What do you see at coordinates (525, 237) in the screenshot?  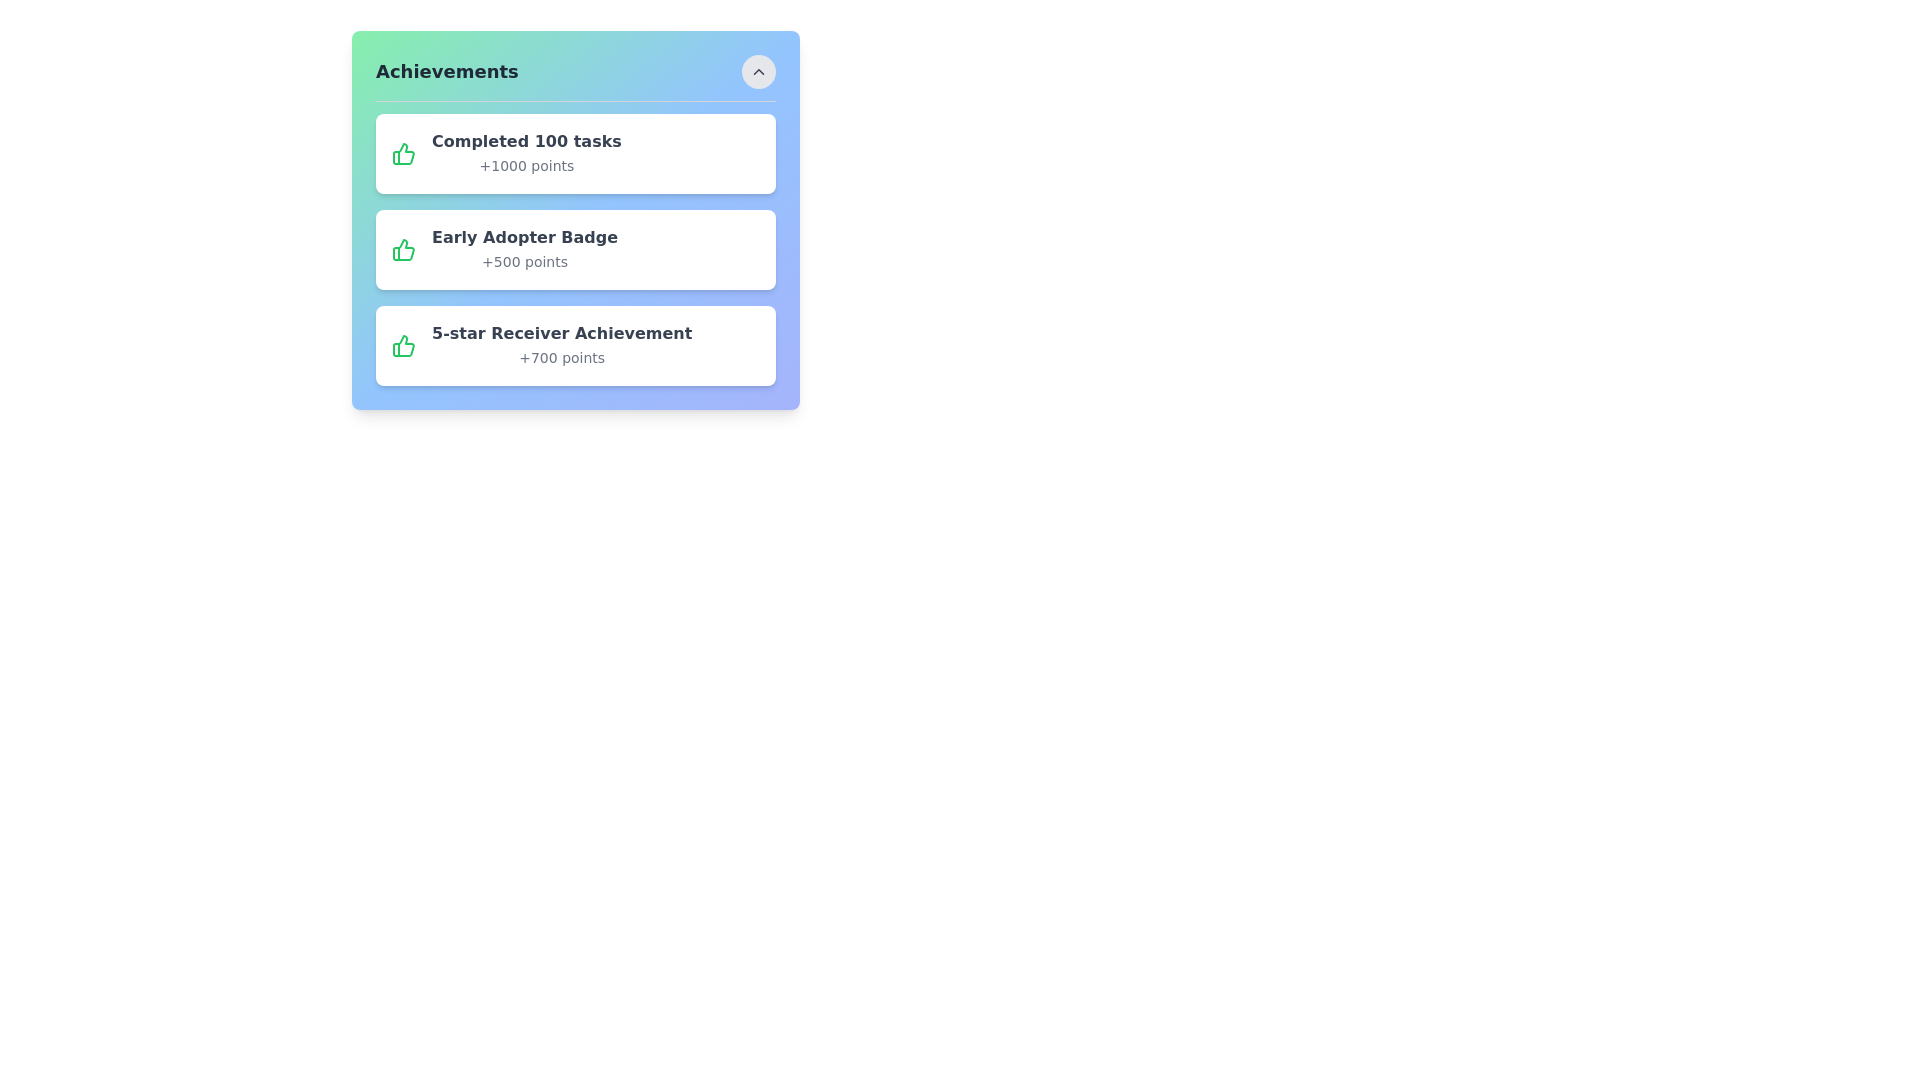 I see `the 'Early Adopter Badge' text label, which is located at the top of the second achievement card, above the '+500 points' text` at bounding box center [525, 237].